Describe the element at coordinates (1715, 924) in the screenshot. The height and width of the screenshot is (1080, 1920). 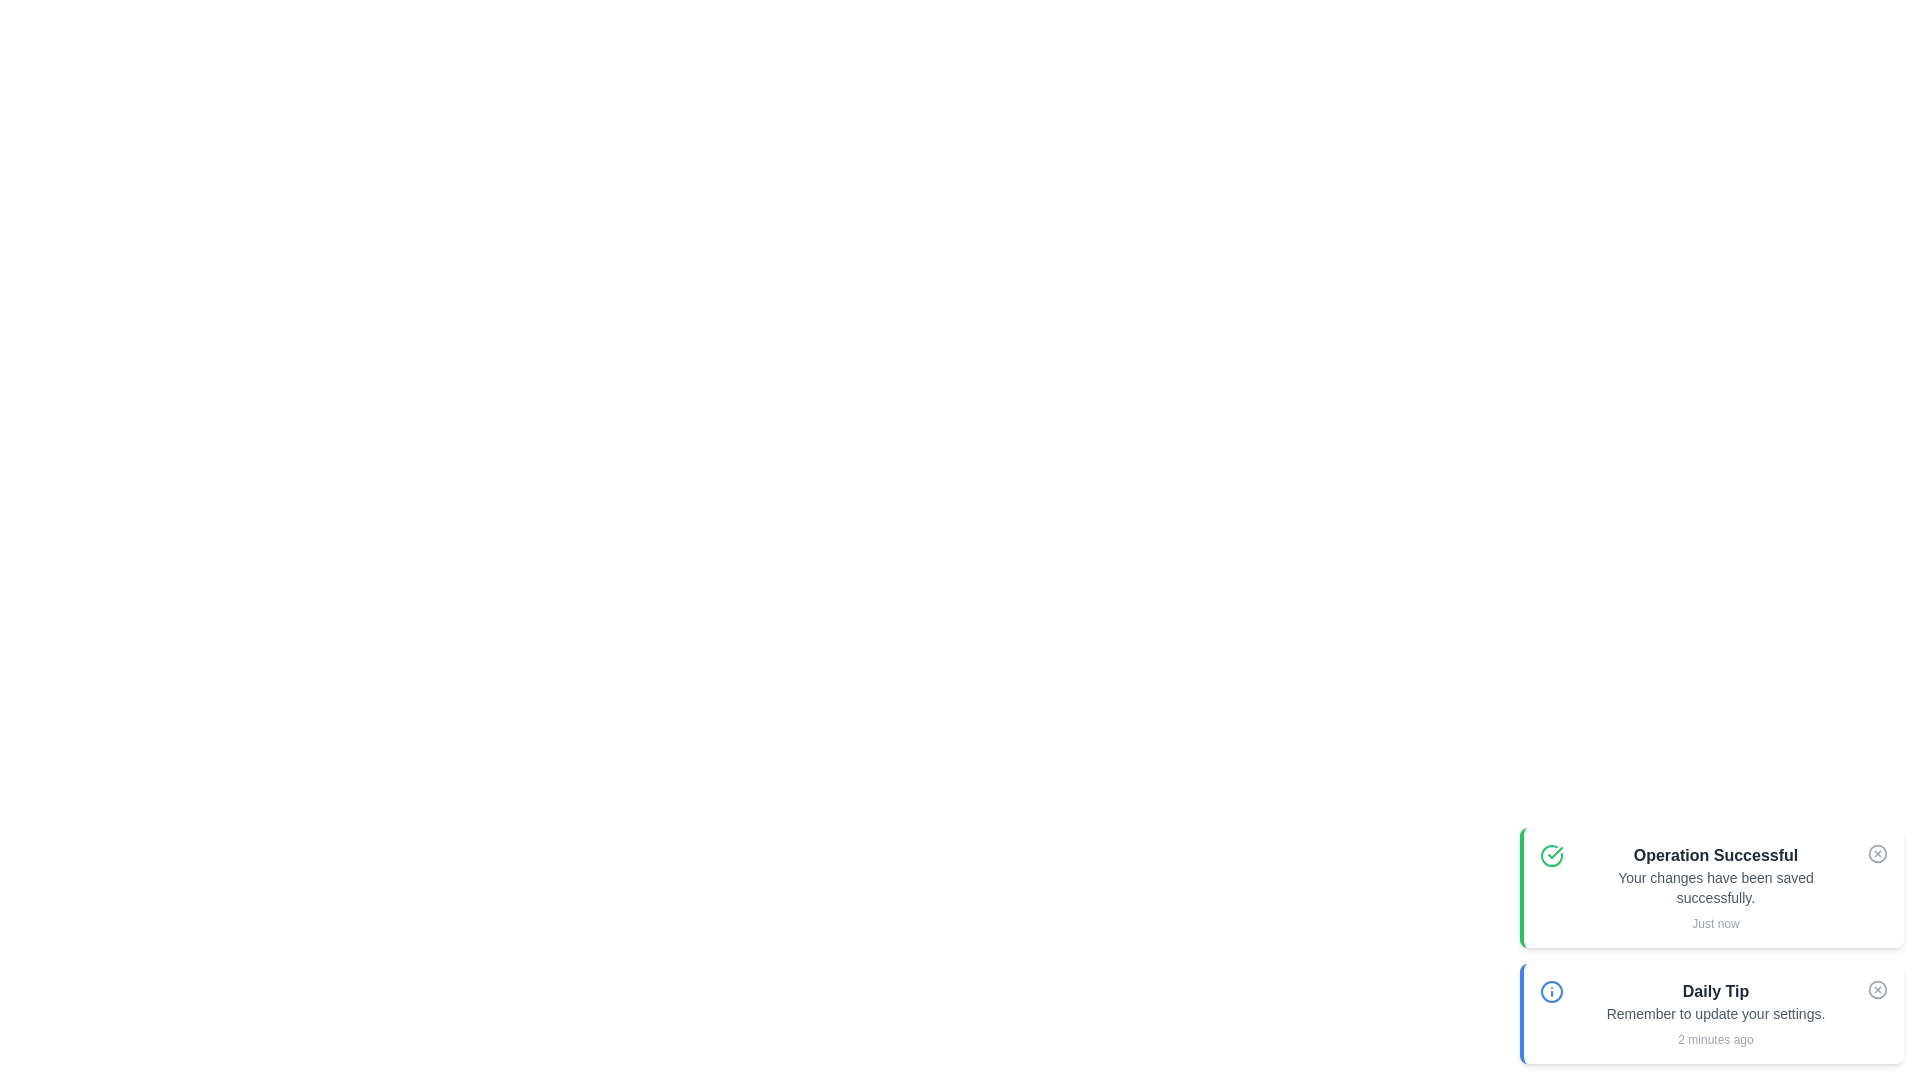
I see `the small text label displaying 'Just now' in gray color, which is located beneath the bold header 'Operation Successful' and the message 'Your changes have been saved successfully.'` at that location.